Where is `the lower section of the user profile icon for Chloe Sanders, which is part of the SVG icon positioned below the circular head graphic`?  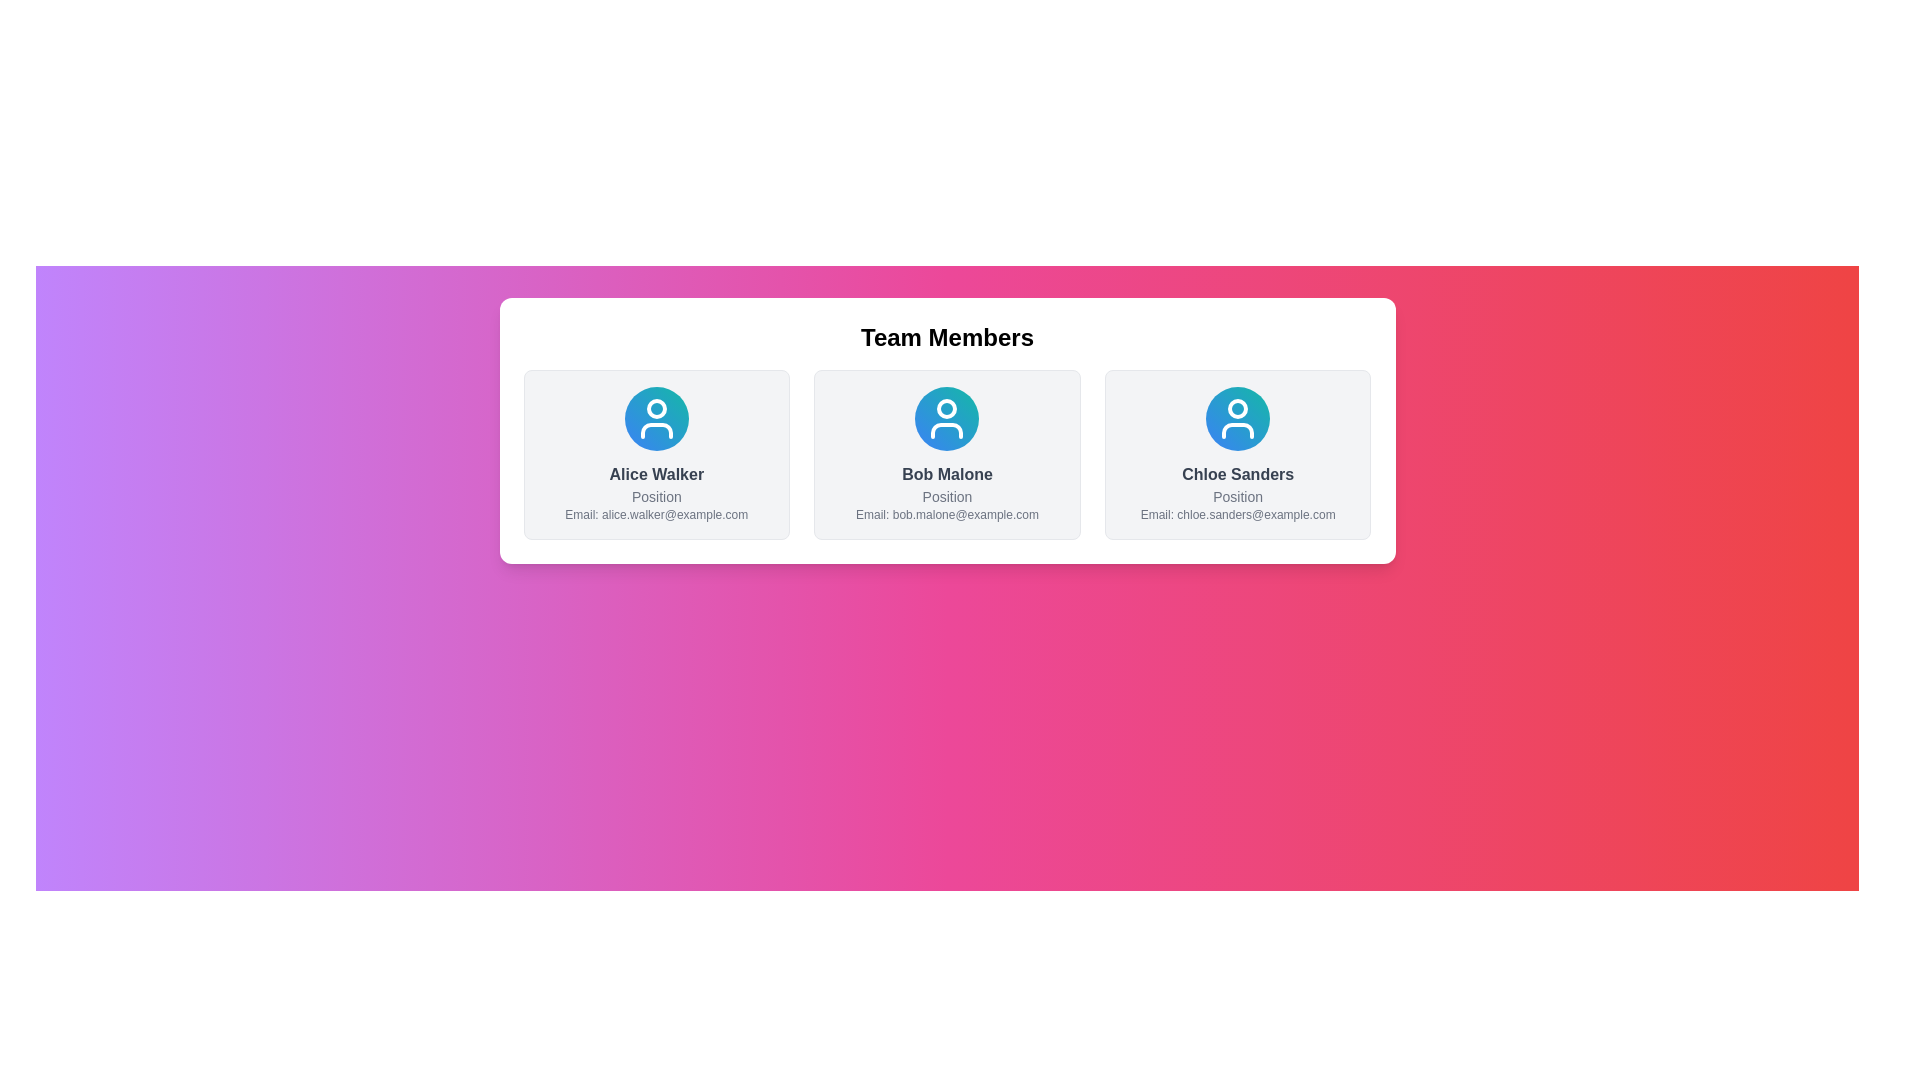 the lower section of the user profile icon for Chloe Sanders, which is part of the SVG icon positioned below the circular head graphic is located at coordinates (1237, 430).